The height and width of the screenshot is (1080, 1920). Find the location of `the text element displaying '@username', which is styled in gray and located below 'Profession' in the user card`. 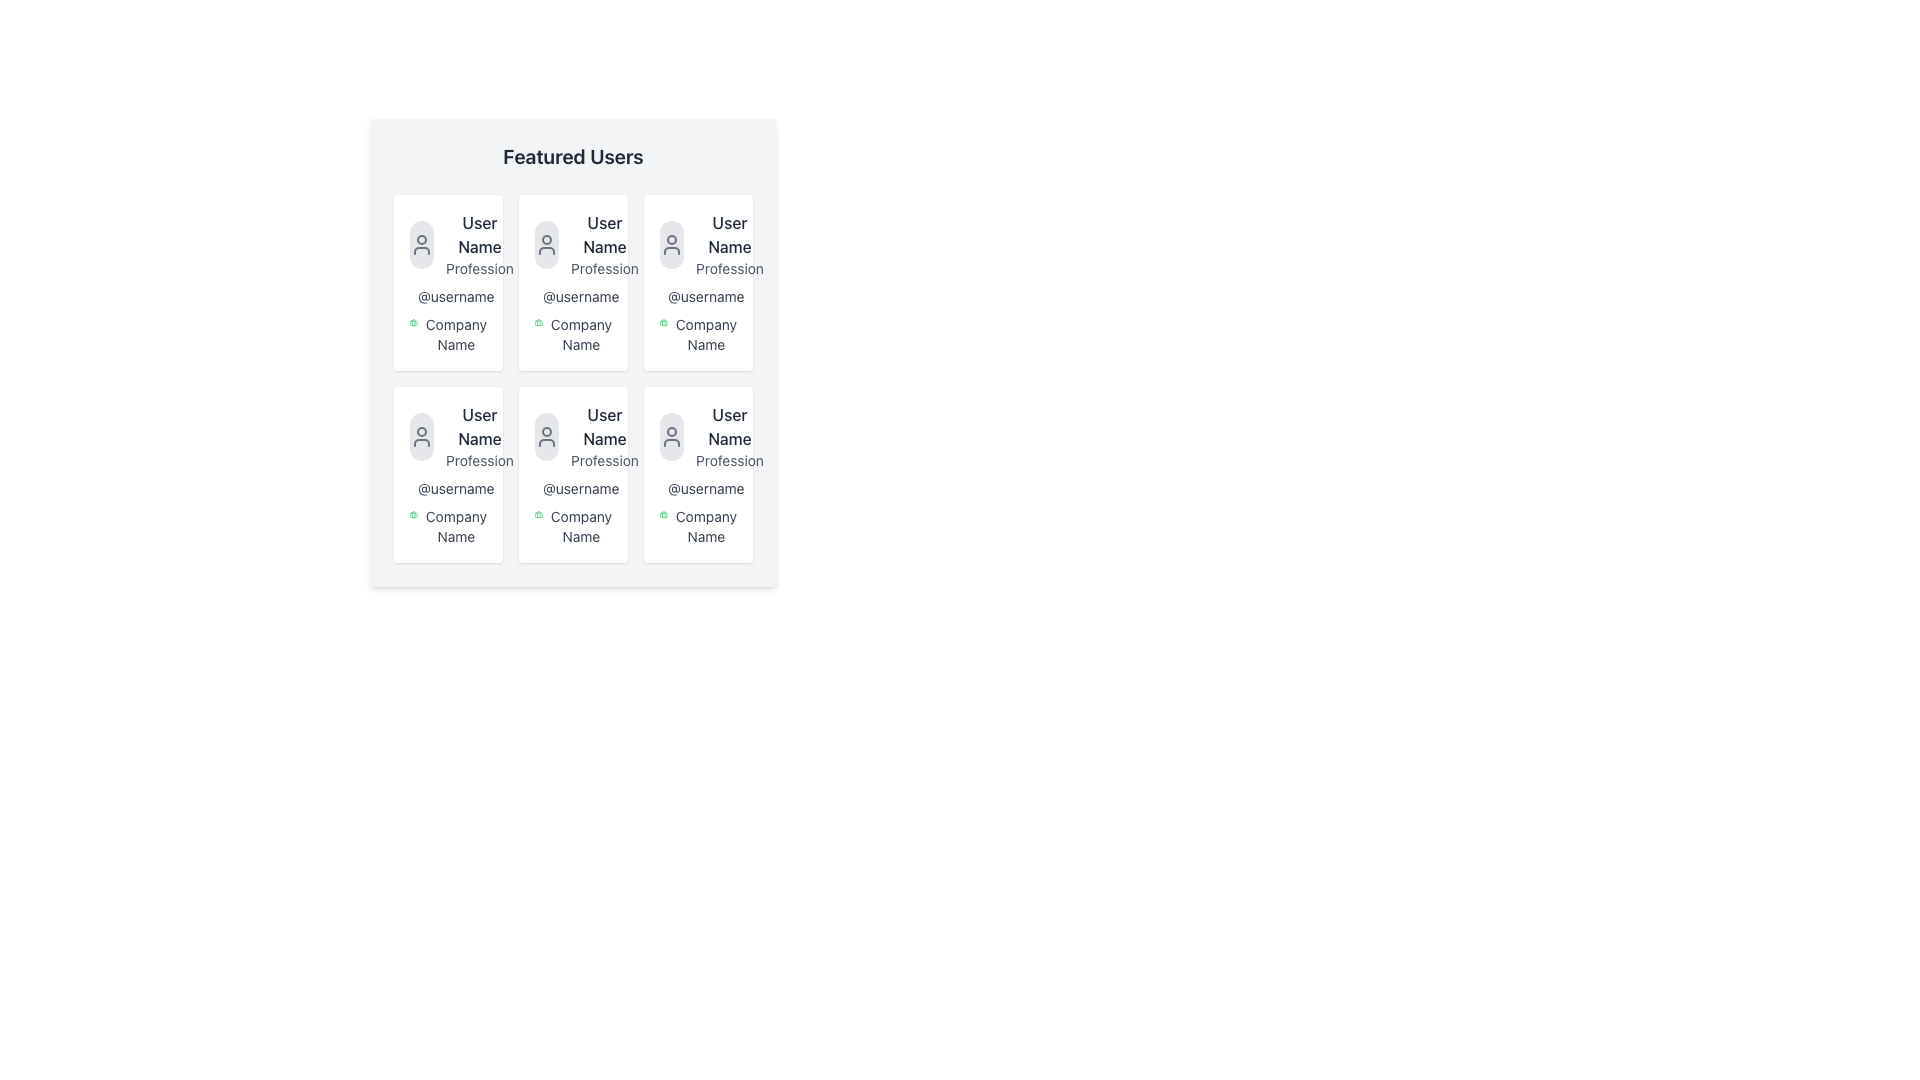

the text element displaying '@username', which is styled in gray and located below 'Profession' in the user card is located at coordinates (447, 489).